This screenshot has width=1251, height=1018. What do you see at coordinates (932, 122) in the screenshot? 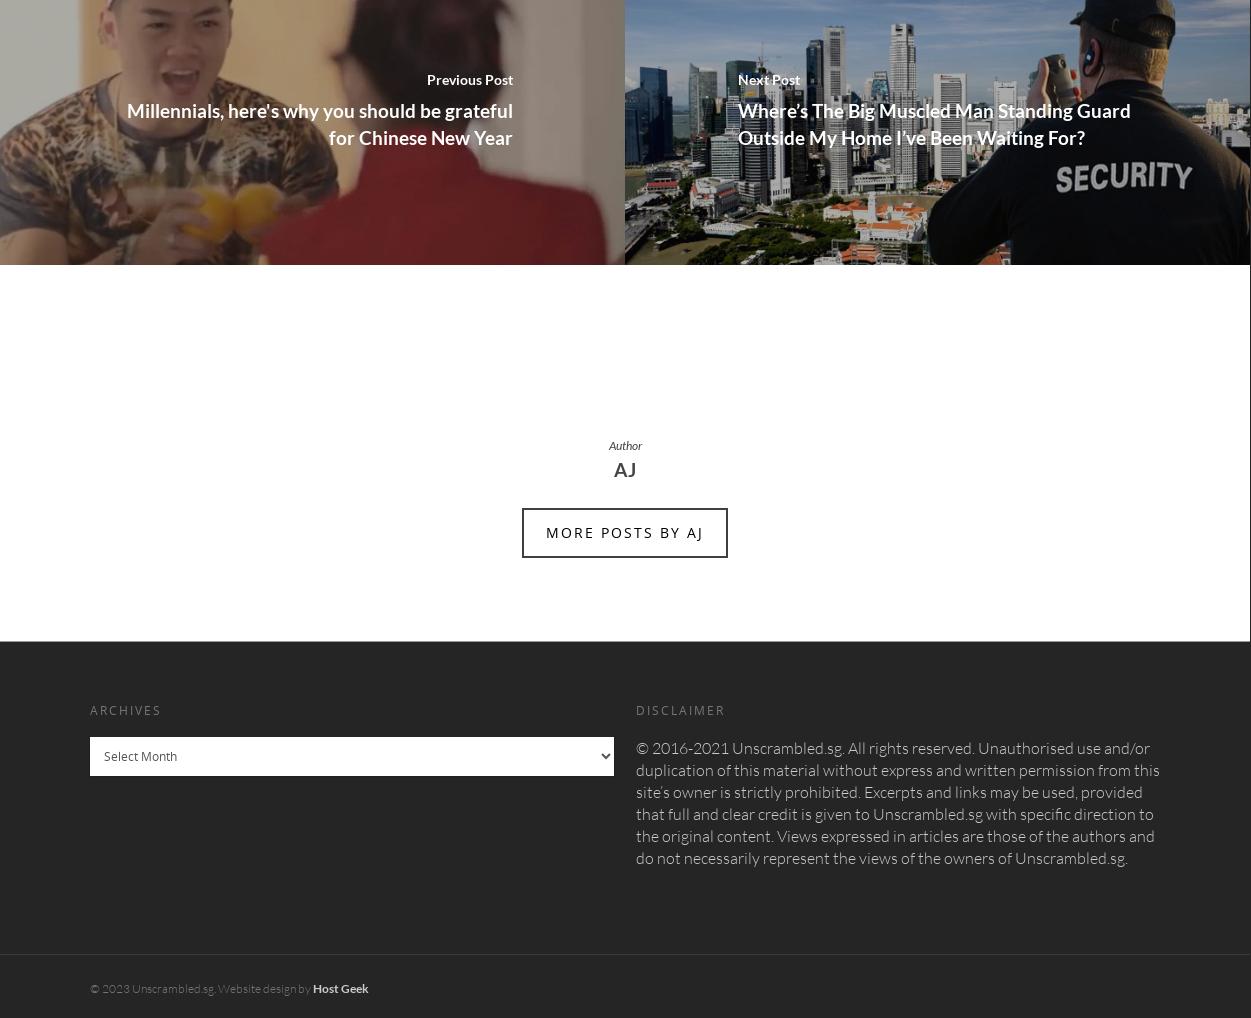
I see `'Where’s The Big Muscled Man Standing Guard Outside My Home I’ve Been Waiting For?'` at bounding box center [932, 122].